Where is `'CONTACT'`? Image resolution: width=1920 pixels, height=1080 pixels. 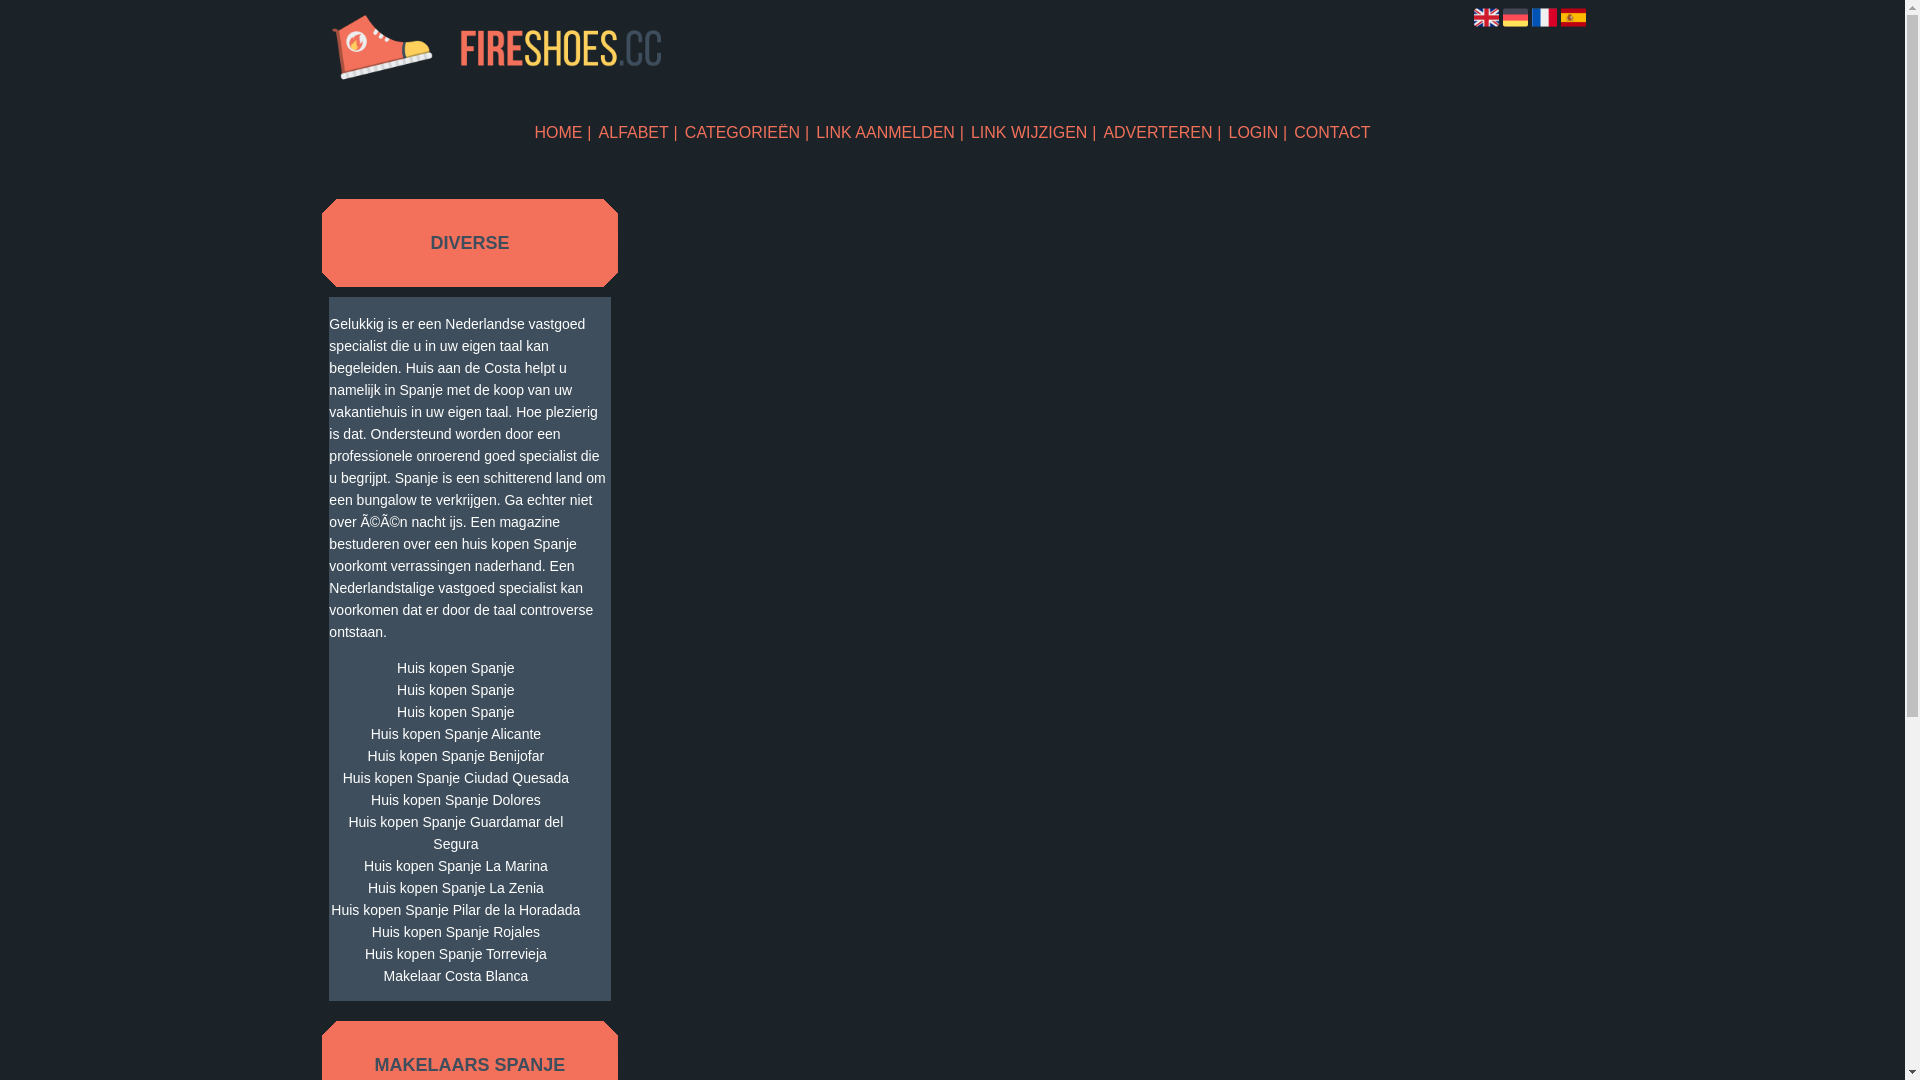
'CONTACT' is located at coordinates (1294, 132).